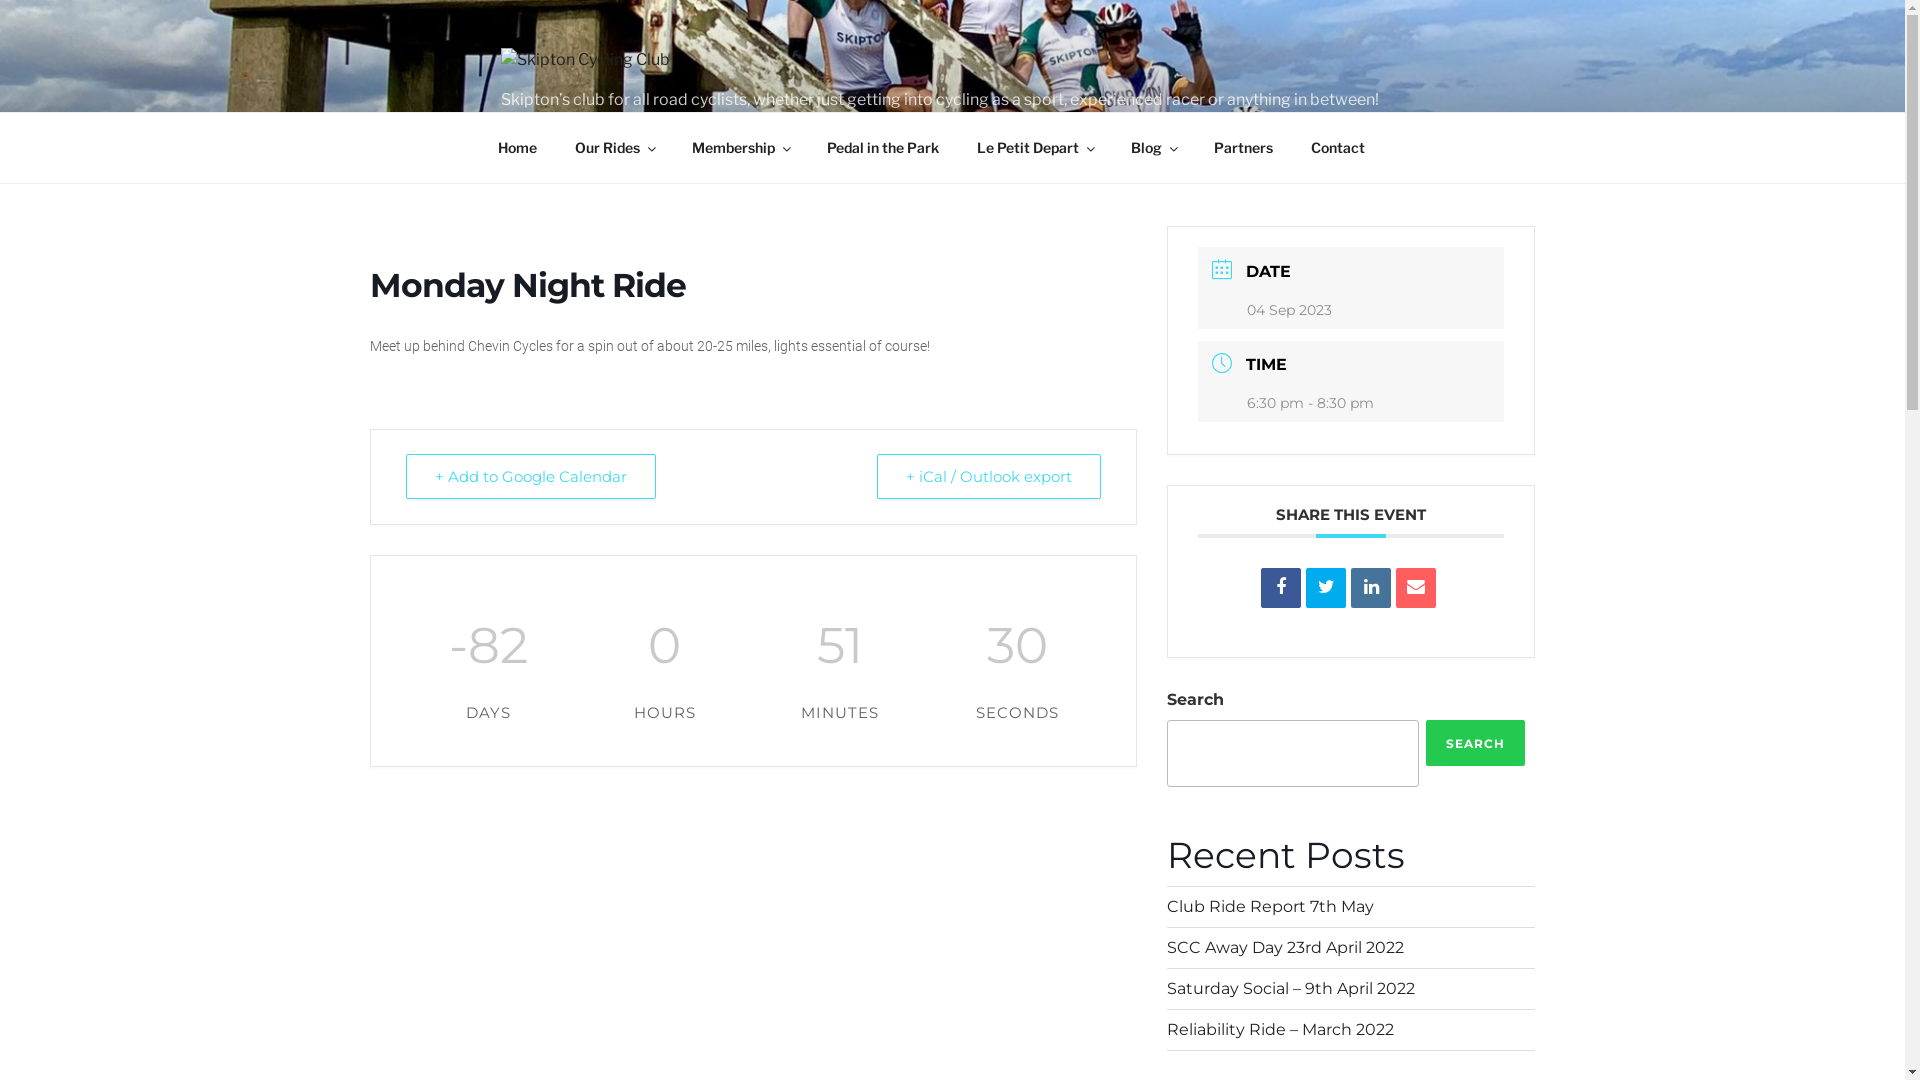 The width and height of the screenshot is (1920, 1080). I want to click on 'SCC Away Day 23rd April 2022', so click(1285, 946).